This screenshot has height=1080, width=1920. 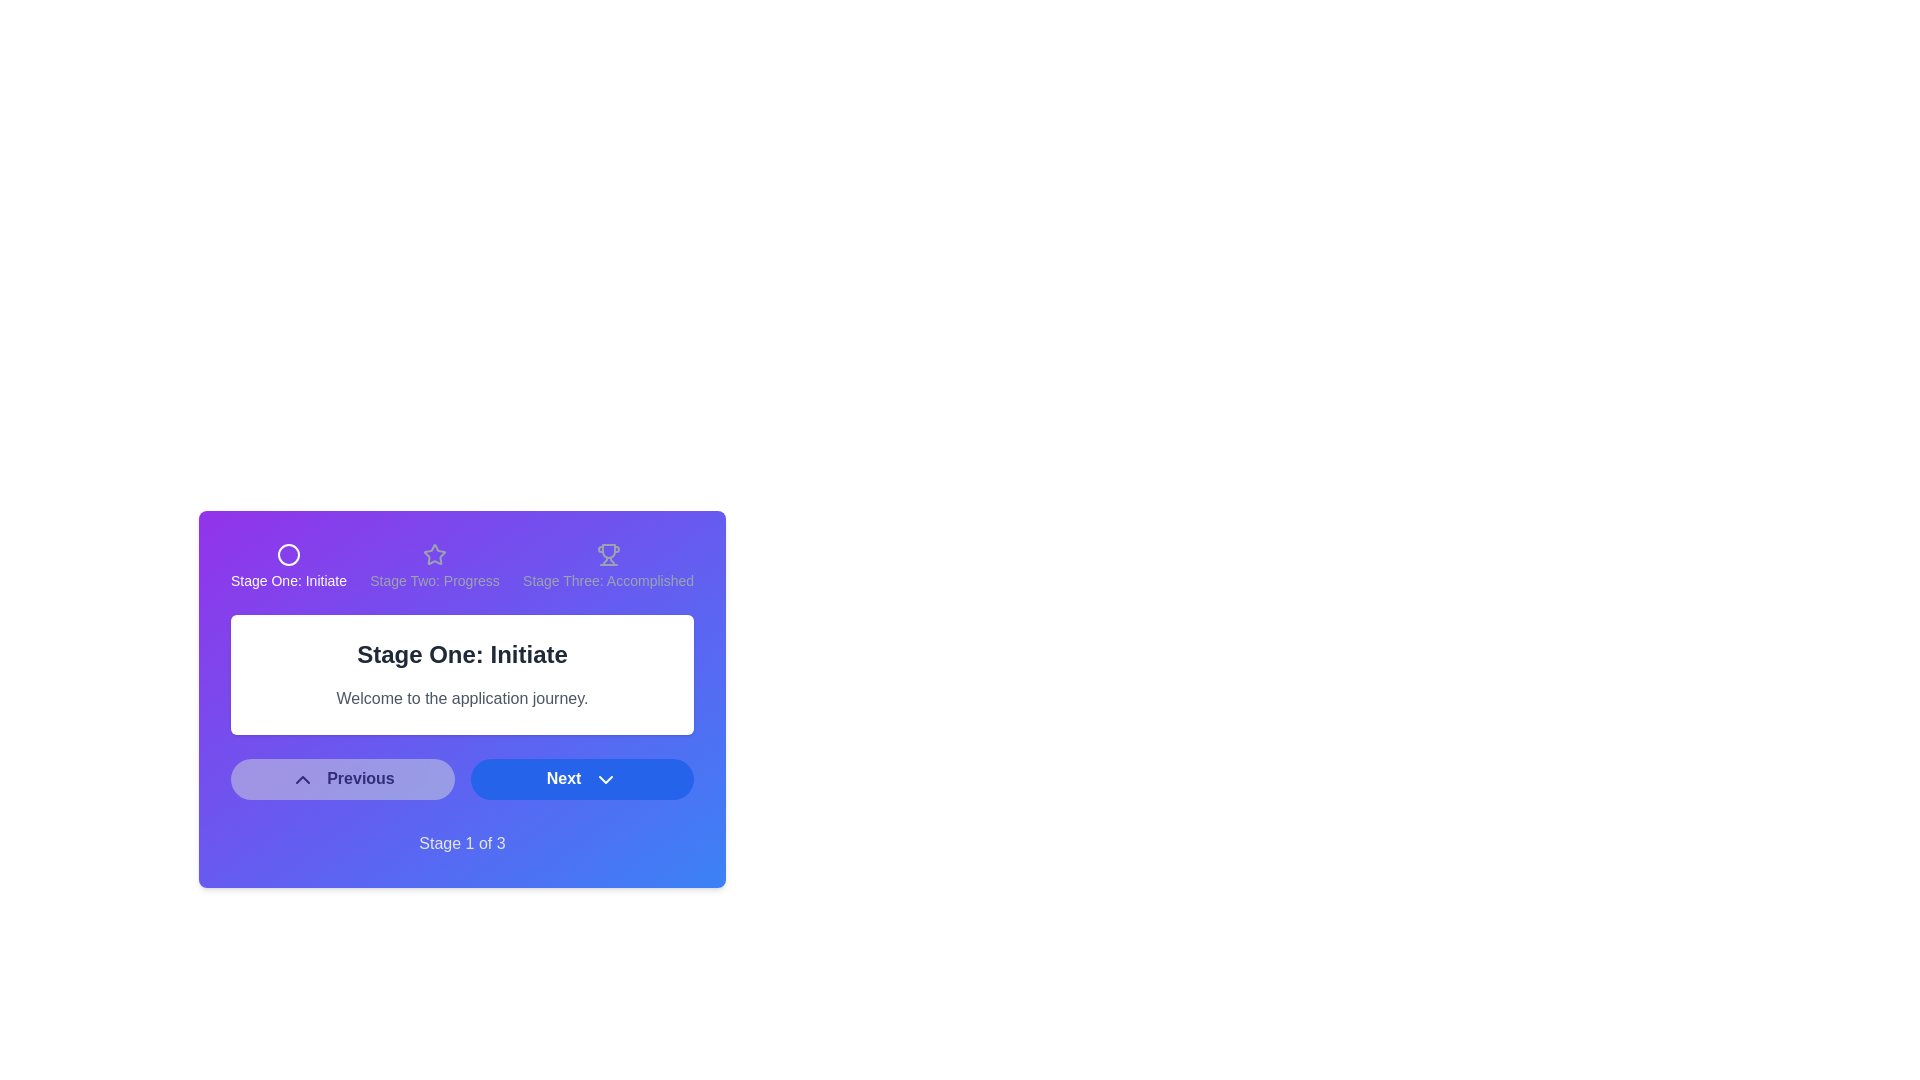 I want to click on the 'Stage Three' label, which indicates the final stage in the three-step progress tracker at the top-center of the application layout, so click(x=607, y=581).